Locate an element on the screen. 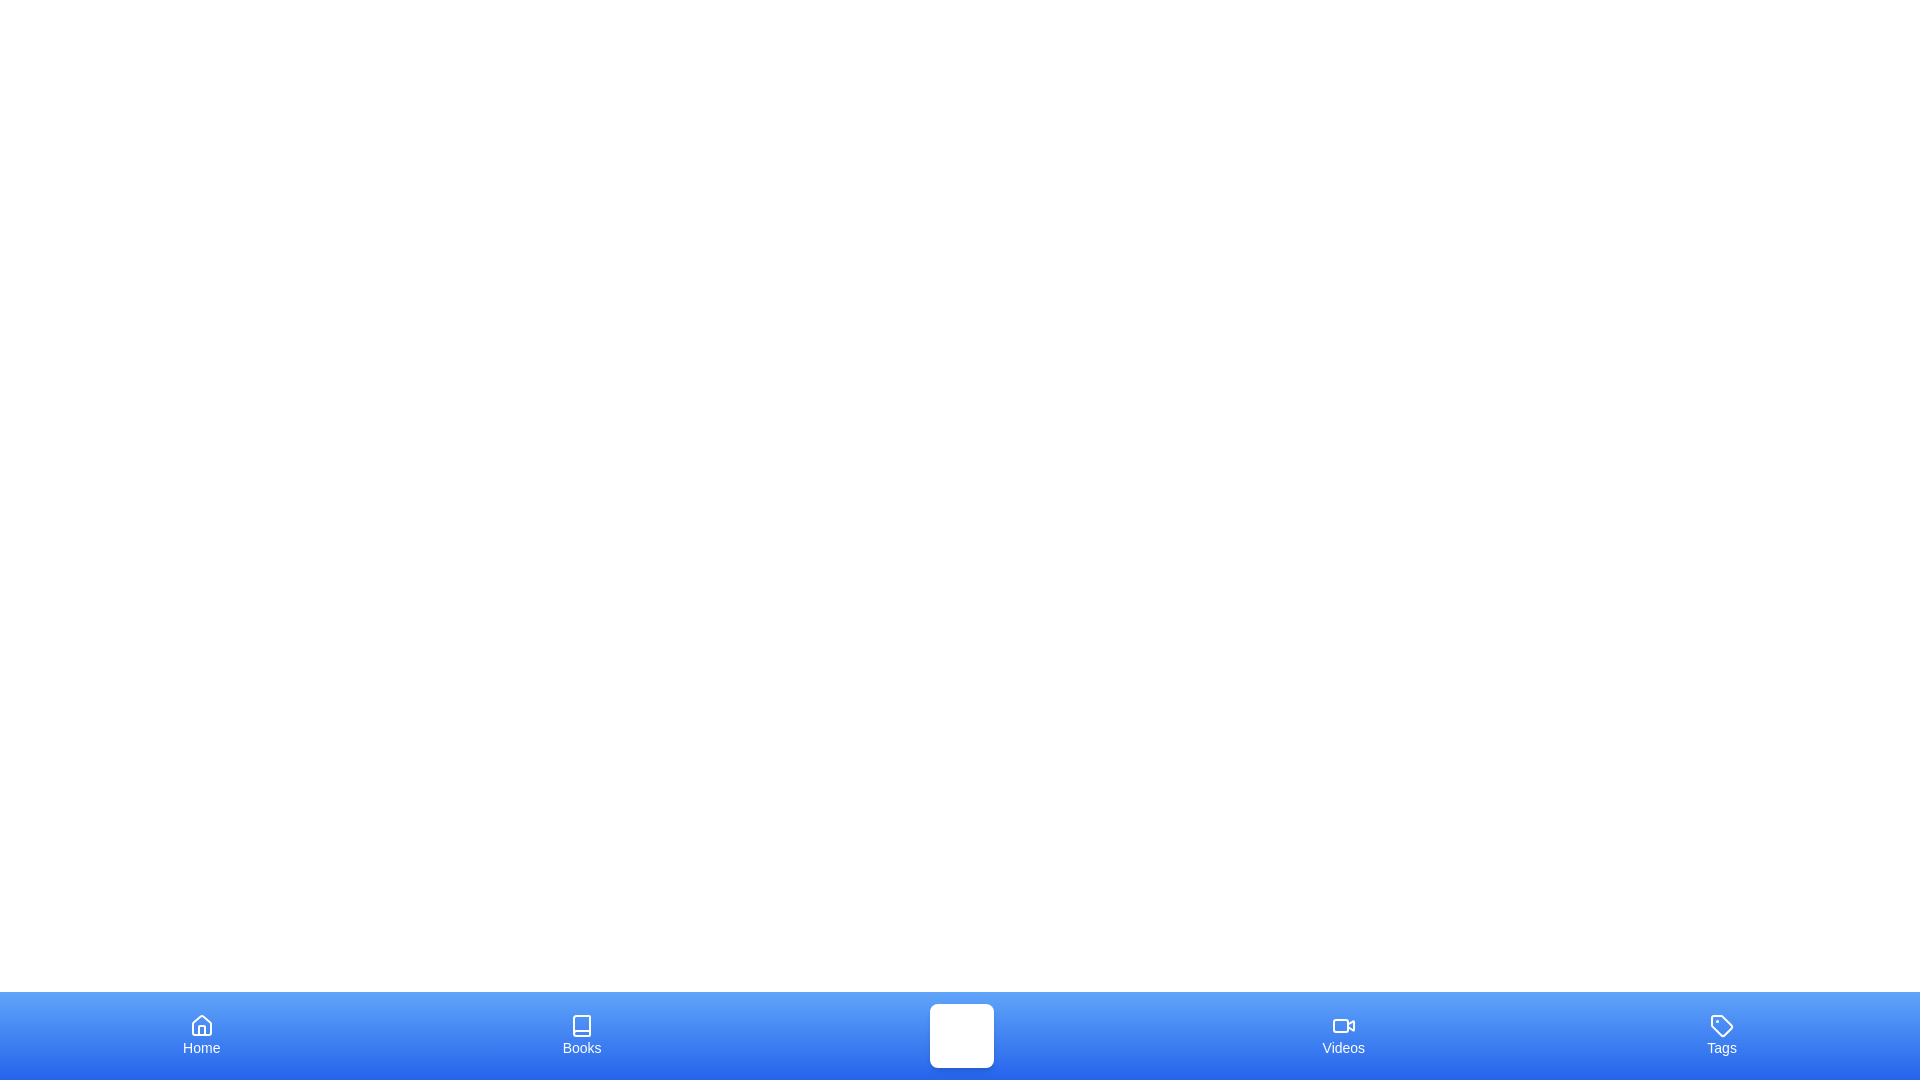 The image size is (1920, 1080). the tab labeled Books is located at coordinates (580, 1035).